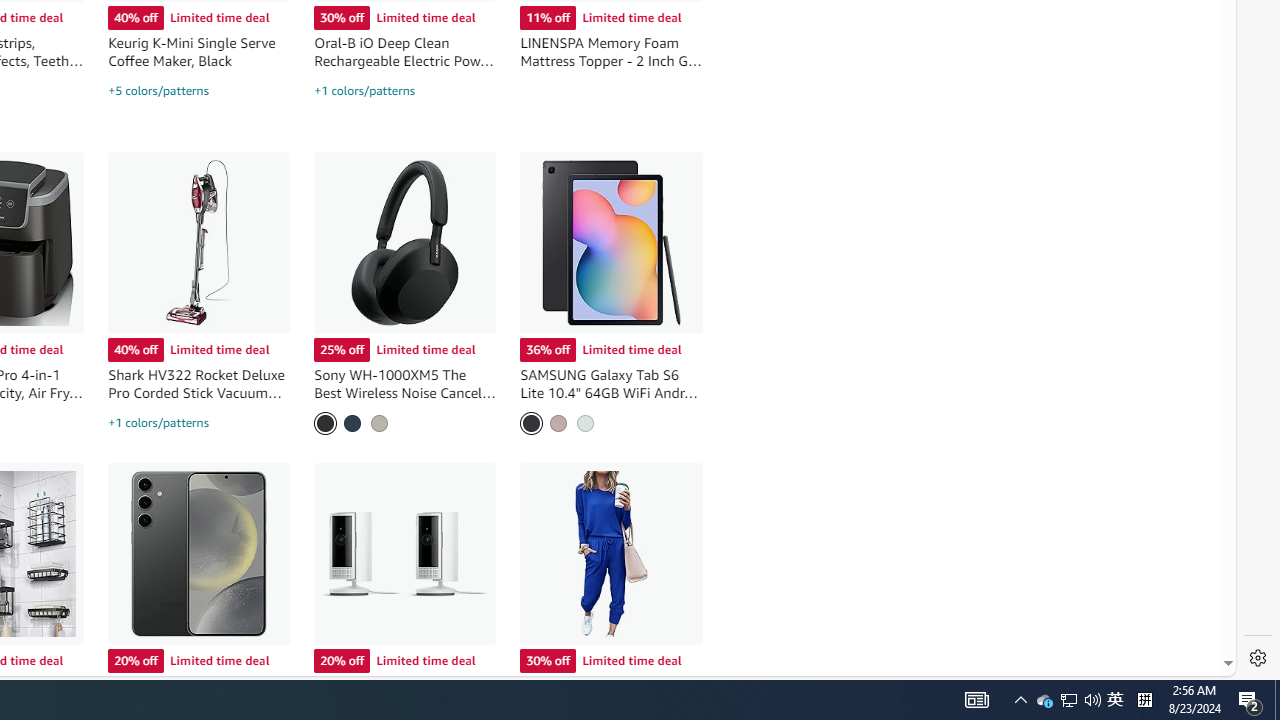  I want to click on 'Black', so click(325, 422).